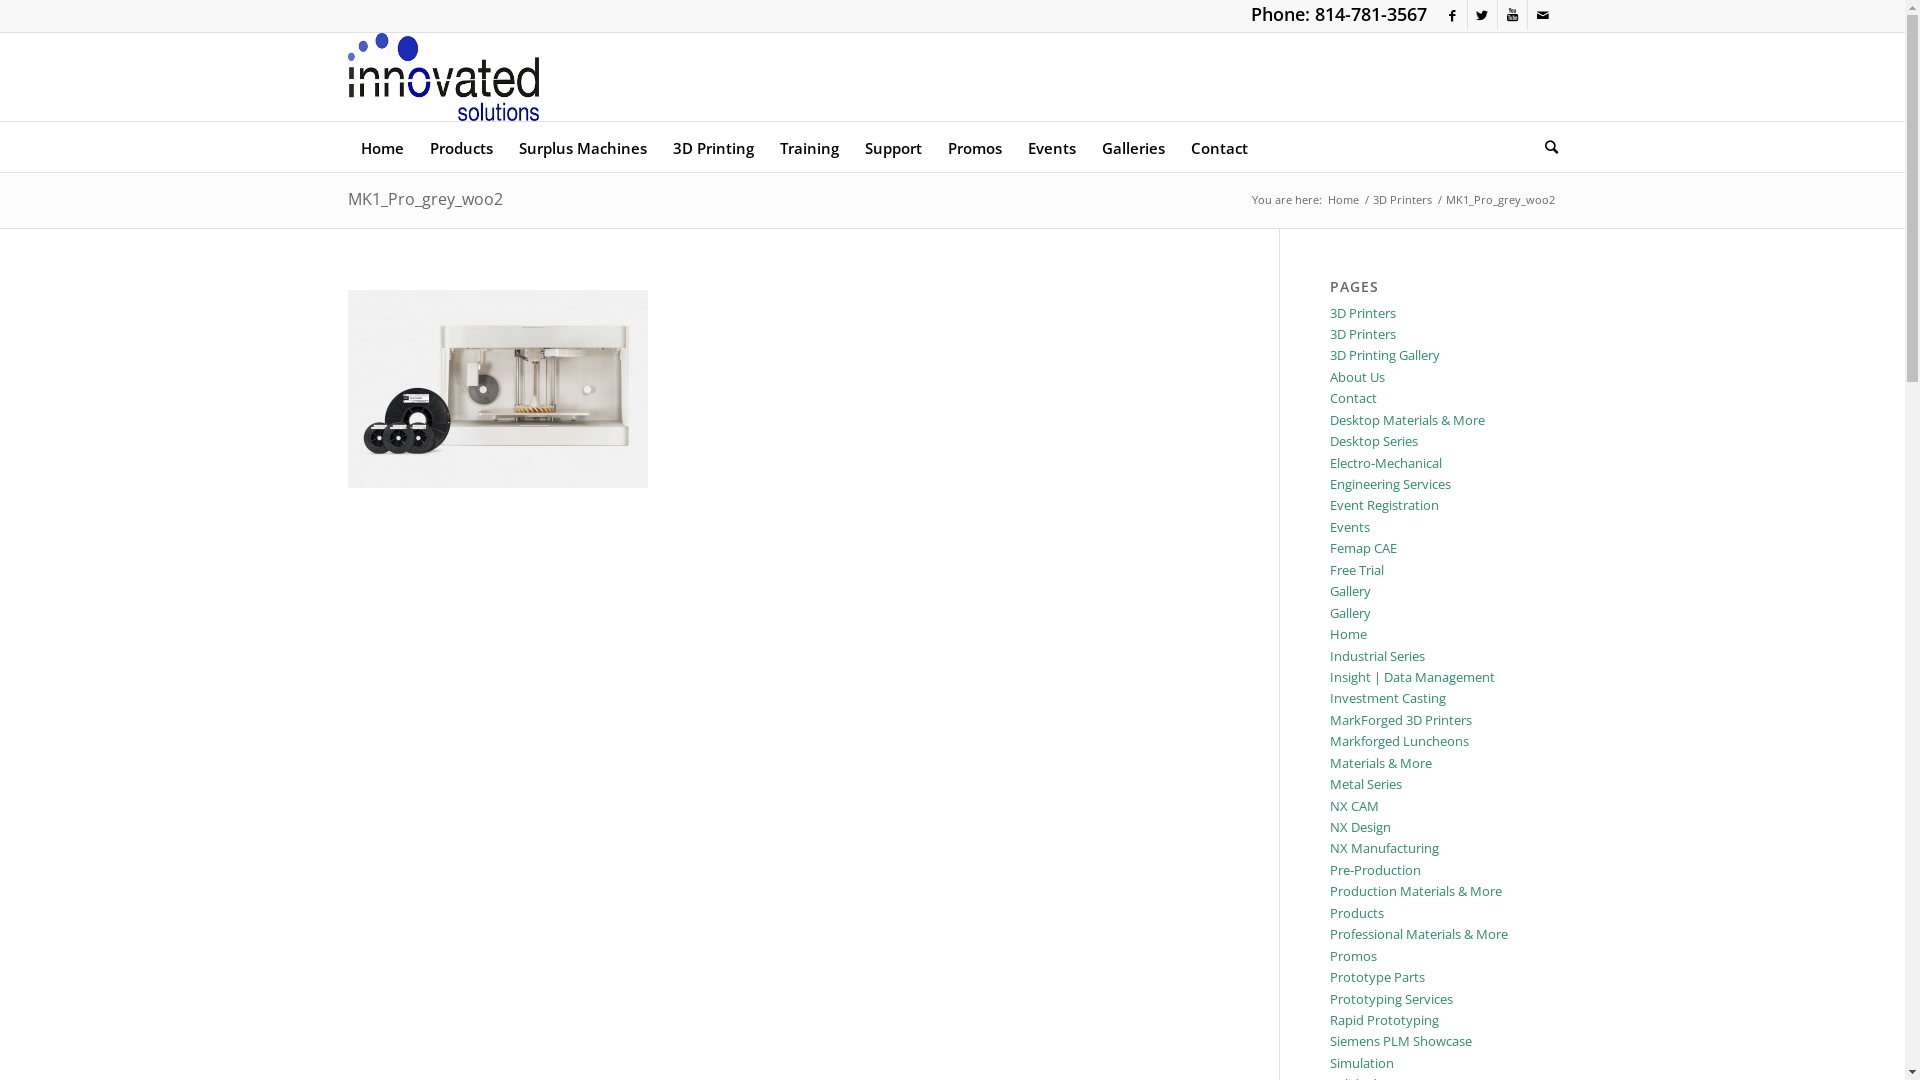  Describe the element at coordinates (1398, 740) in the screenshot. I see `'Markforged Luncheons'` at that location.